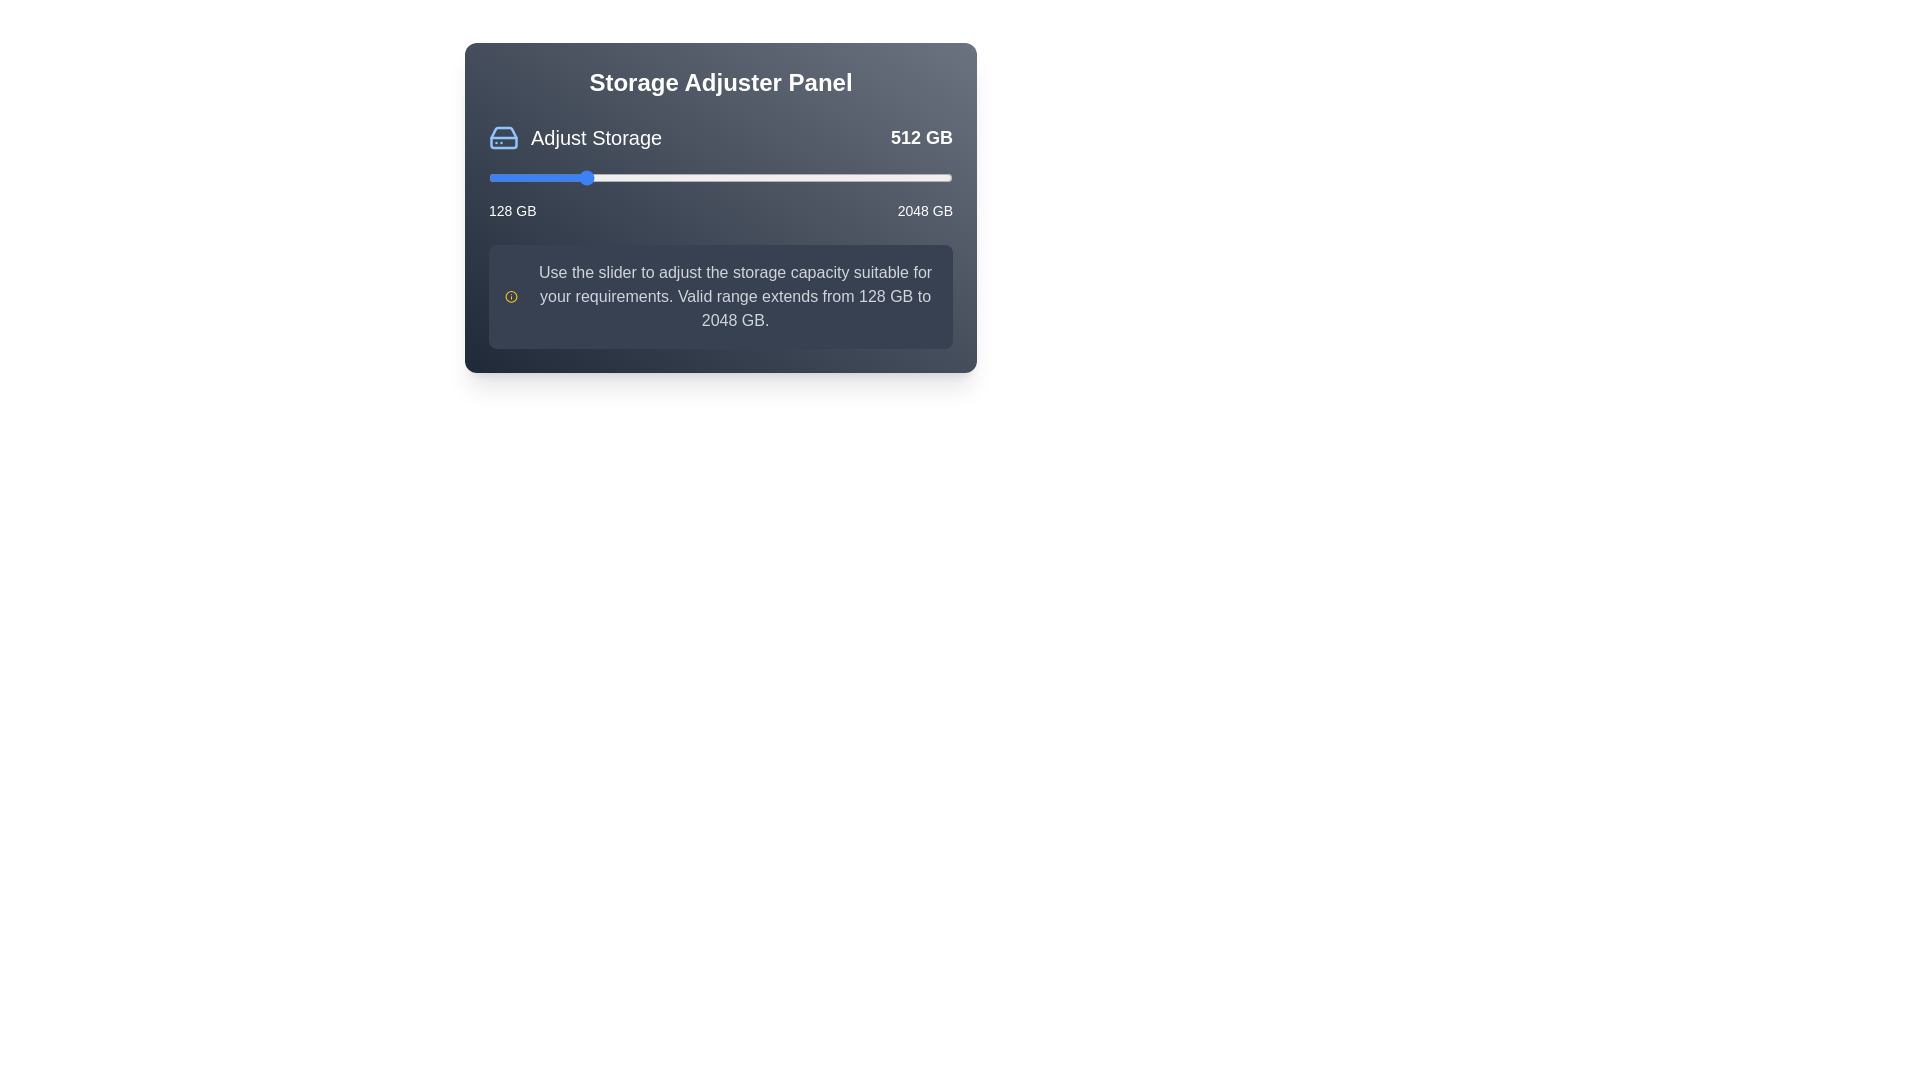  What do you see at coordinates (504, 137) in the screenshot?
I see `the dark rectangle with slanted edges at the top, resembling a stylized hard drive icon, located within the 'Storage Adjuster Panel' card` at bounding box center [504, 137].